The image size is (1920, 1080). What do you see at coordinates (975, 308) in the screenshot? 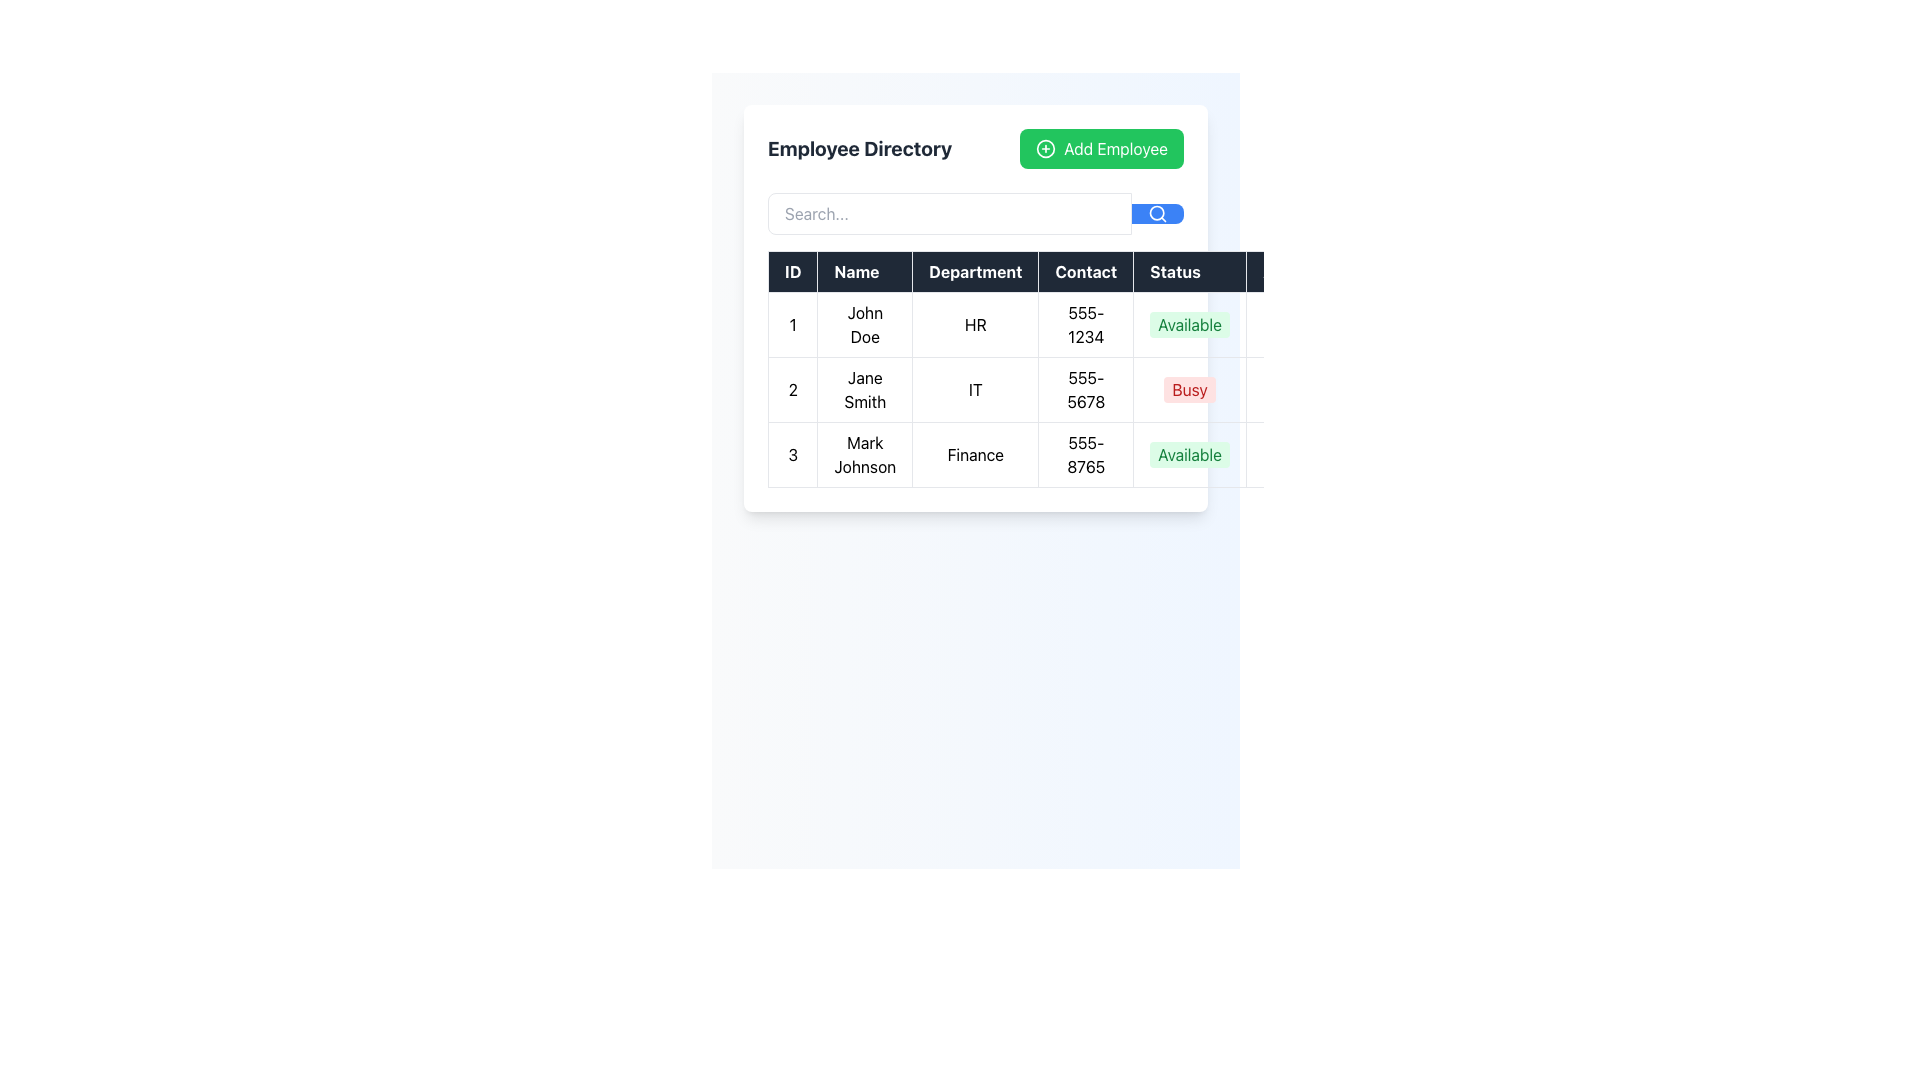
I see `the table cell containing 'HR' under the 'Department' column for 'John Doe'` at bounding box center [975, 308].